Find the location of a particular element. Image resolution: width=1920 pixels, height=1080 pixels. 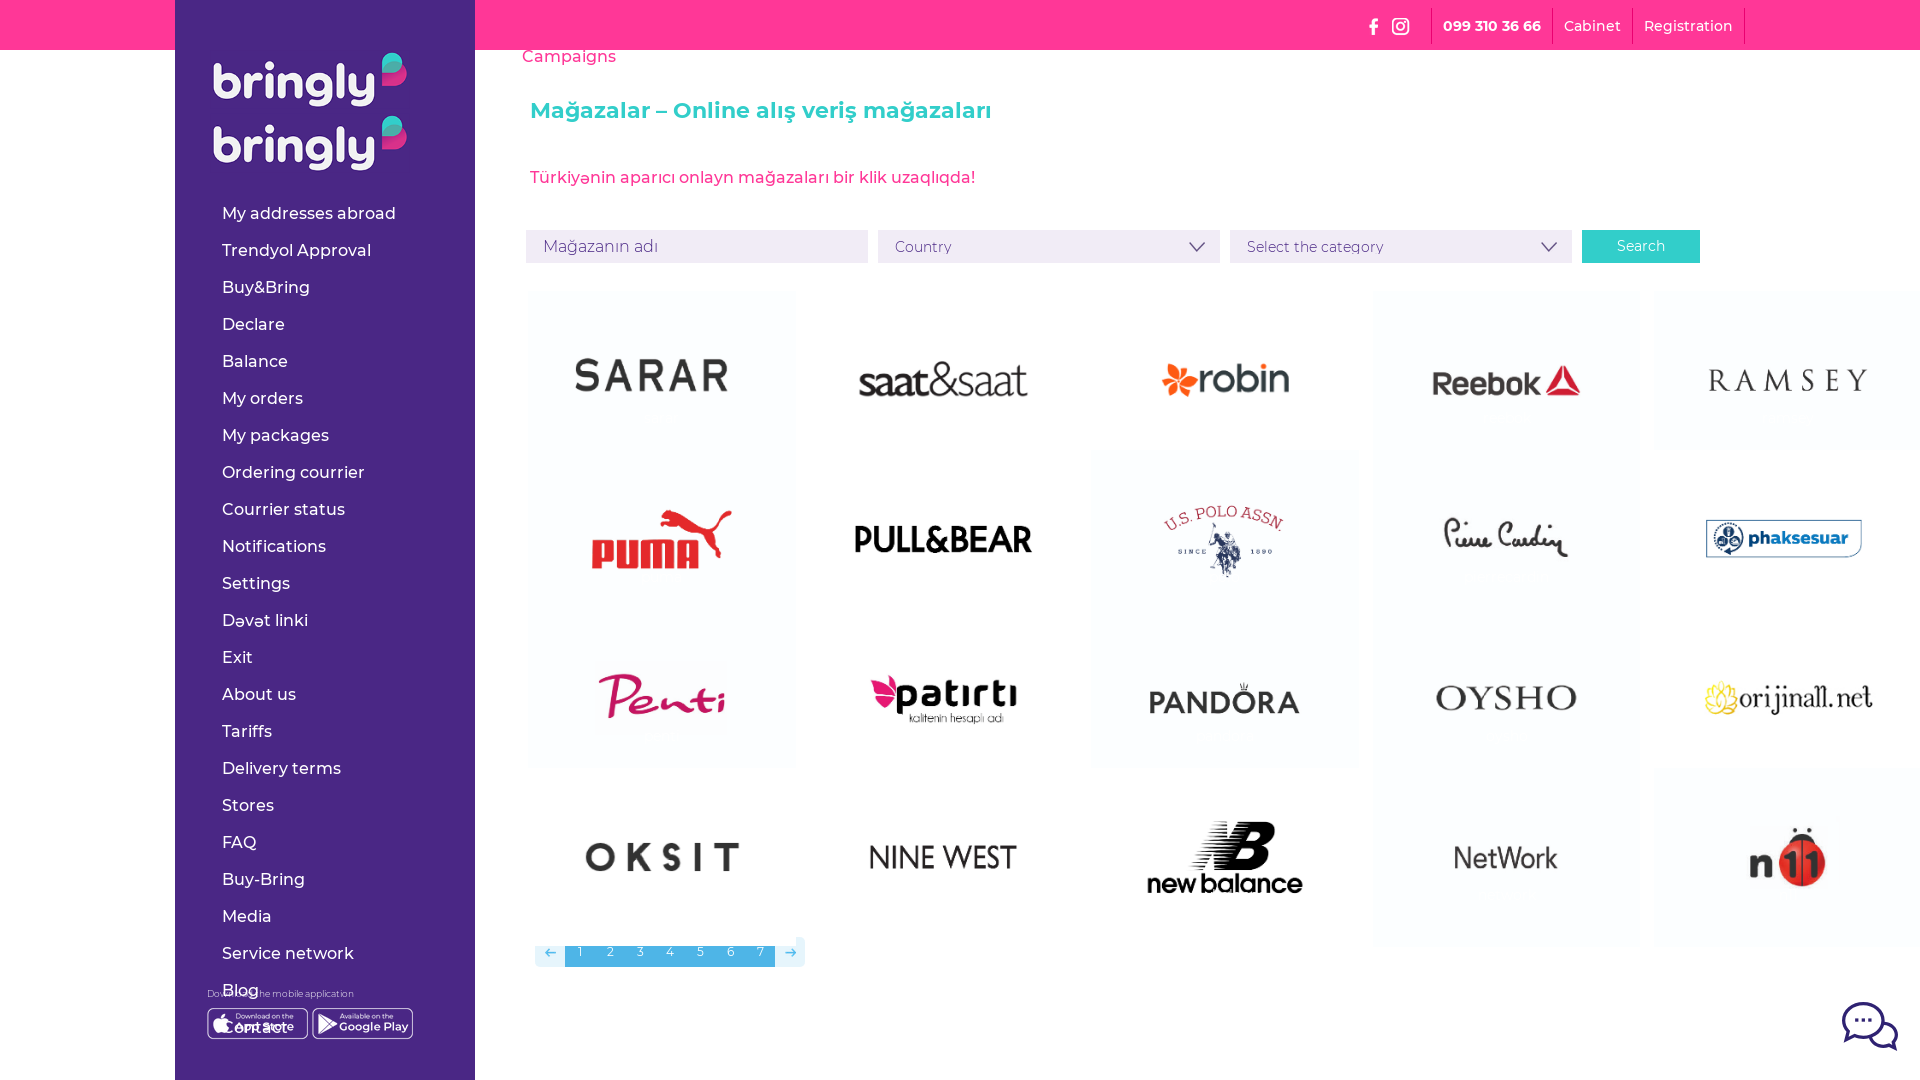

'Campaigns' is located at coordinates (568, 55).